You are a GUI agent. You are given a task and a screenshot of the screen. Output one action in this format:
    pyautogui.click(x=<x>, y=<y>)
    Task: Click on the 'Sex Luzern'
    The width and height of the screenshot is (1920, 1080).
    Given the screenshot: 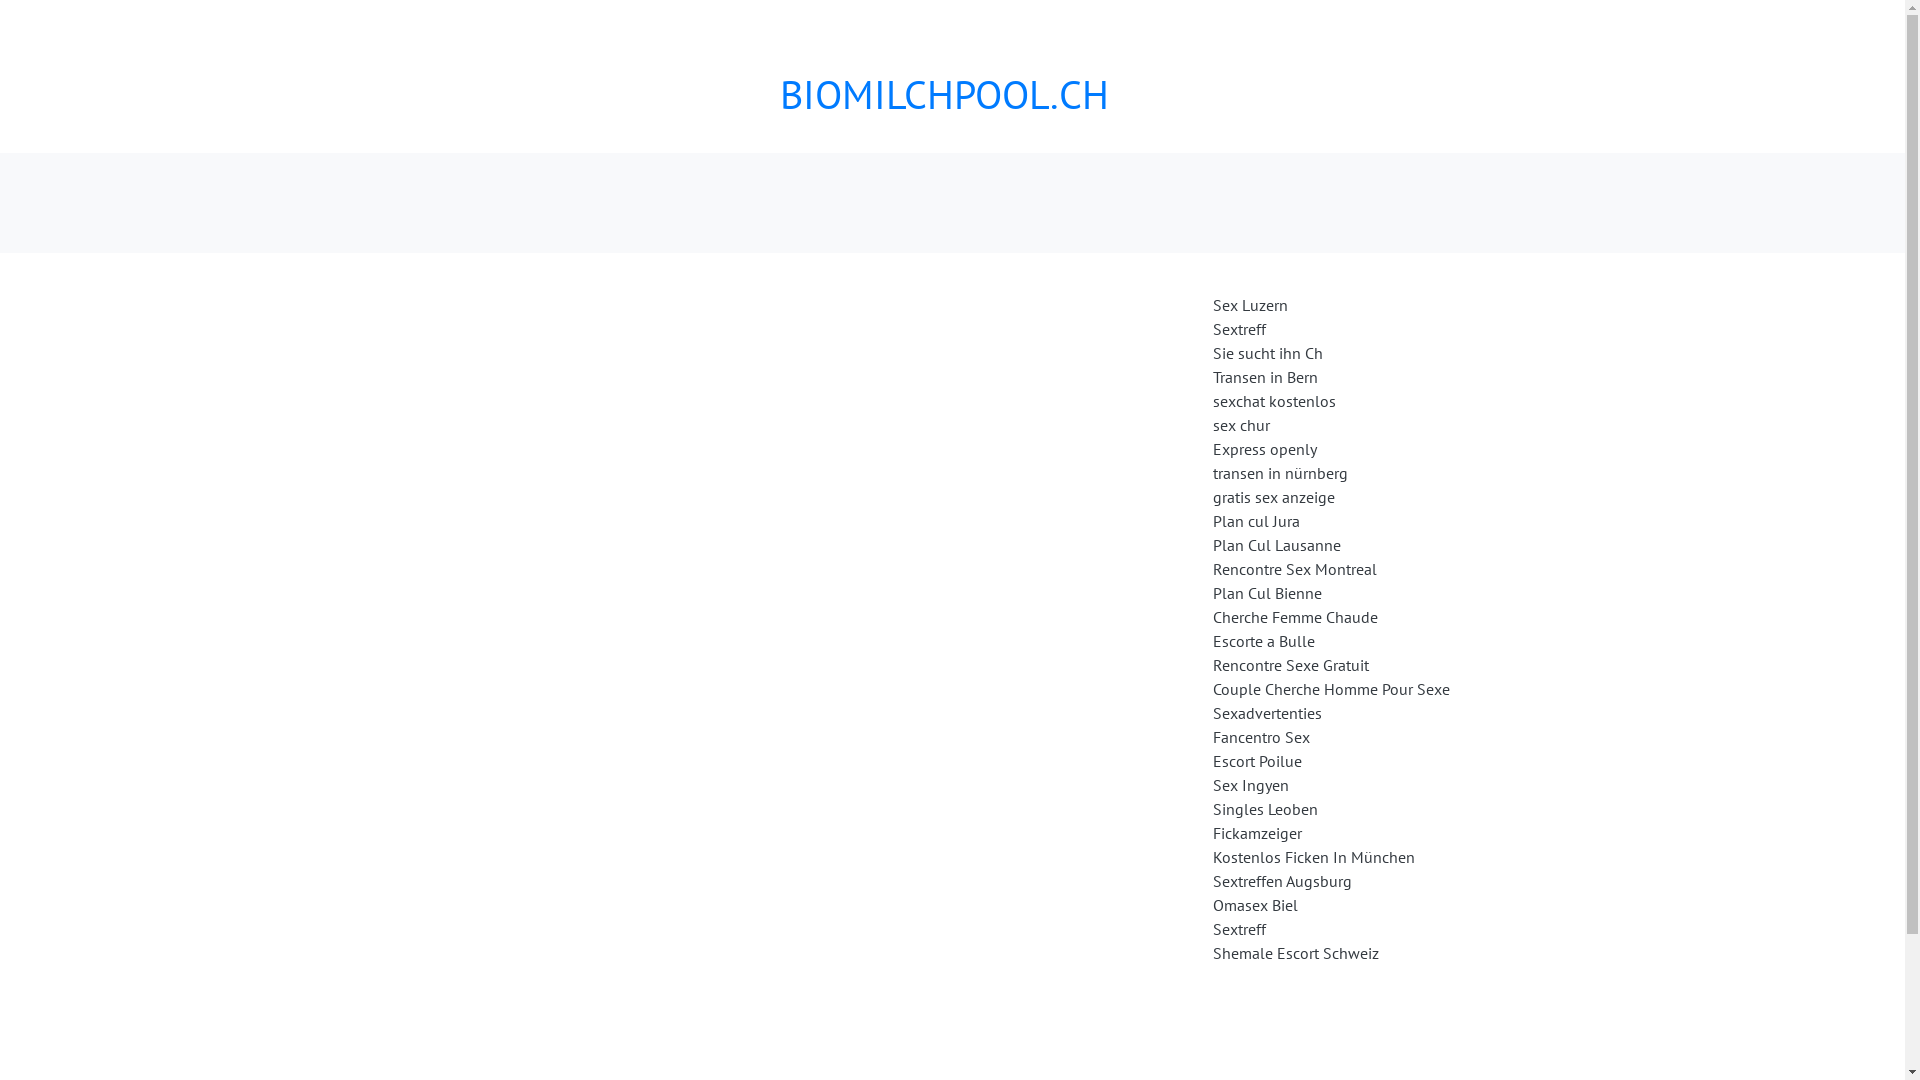 What is the action you would take?
    pyautogui.click(x=1210, y=304)
    